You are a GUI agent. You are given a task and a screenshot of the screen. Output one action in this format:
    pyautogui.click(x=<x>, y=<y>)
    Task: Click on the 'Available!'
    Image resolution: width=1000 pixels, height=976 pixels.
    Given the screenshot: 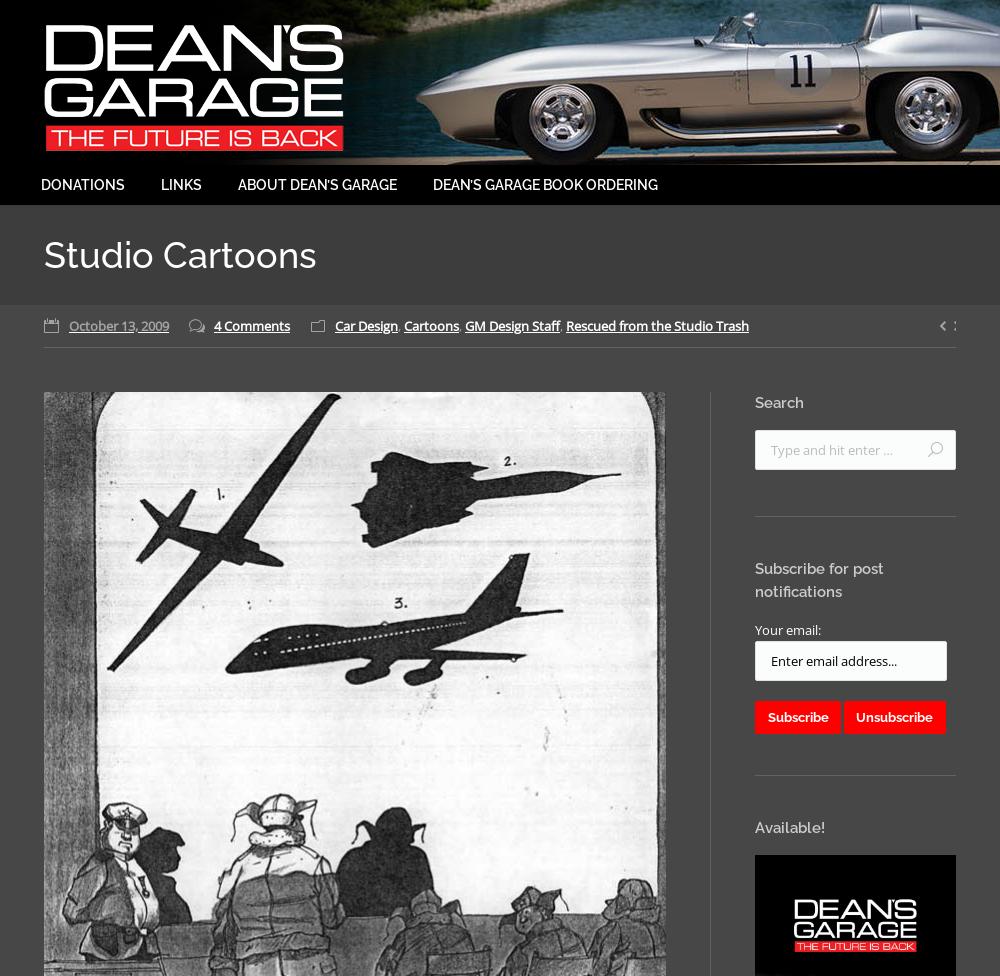 What is the action you would take?
    pyautogui.click(x=790, y=828)
    